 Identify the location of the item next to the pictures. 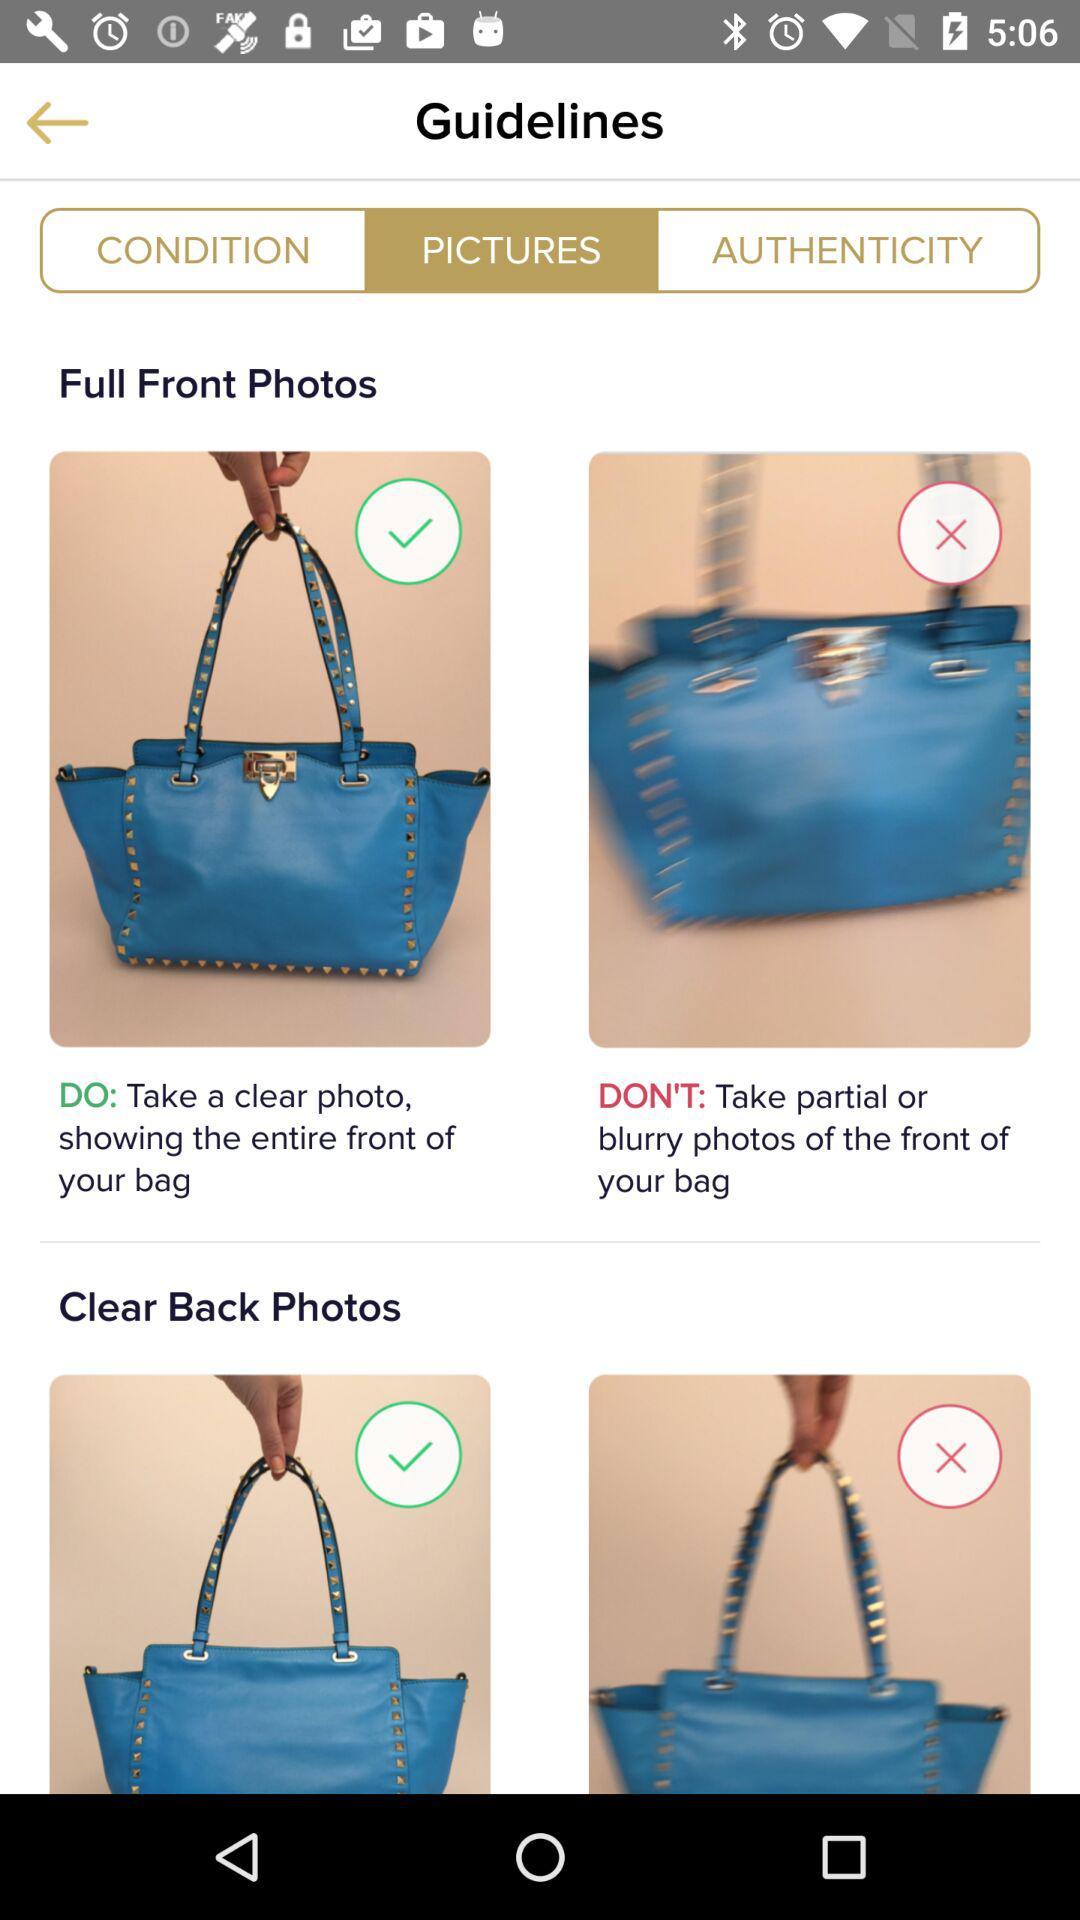
(203, 249).